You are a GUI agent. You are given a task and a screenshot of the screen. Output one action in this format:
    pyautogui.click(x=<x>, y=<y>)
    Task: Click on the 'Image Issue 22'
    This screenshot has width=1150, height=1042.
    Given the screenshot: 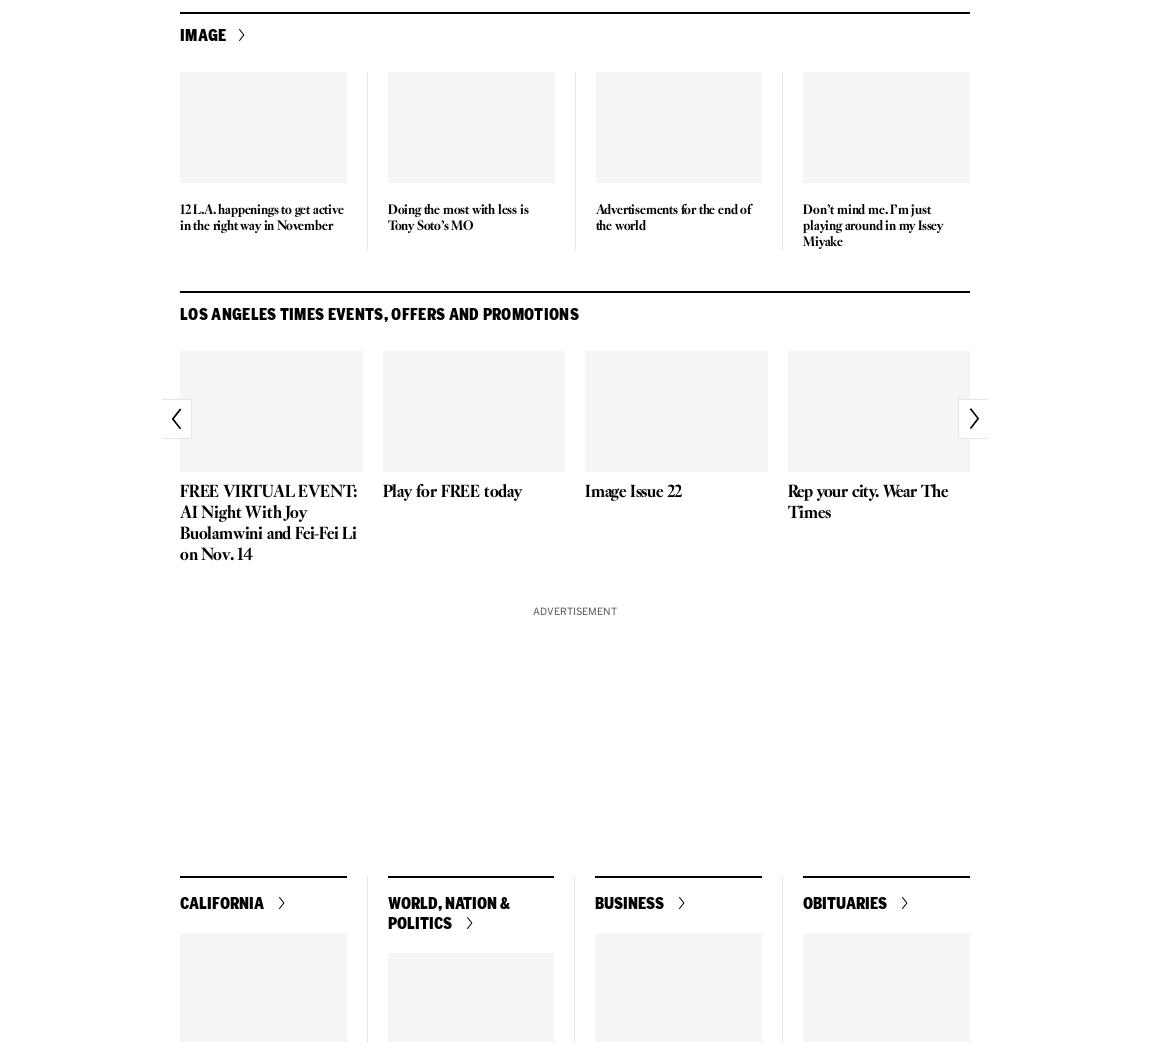 What is the action you would take?
    pyautogui.click(x=632, y=492)
    